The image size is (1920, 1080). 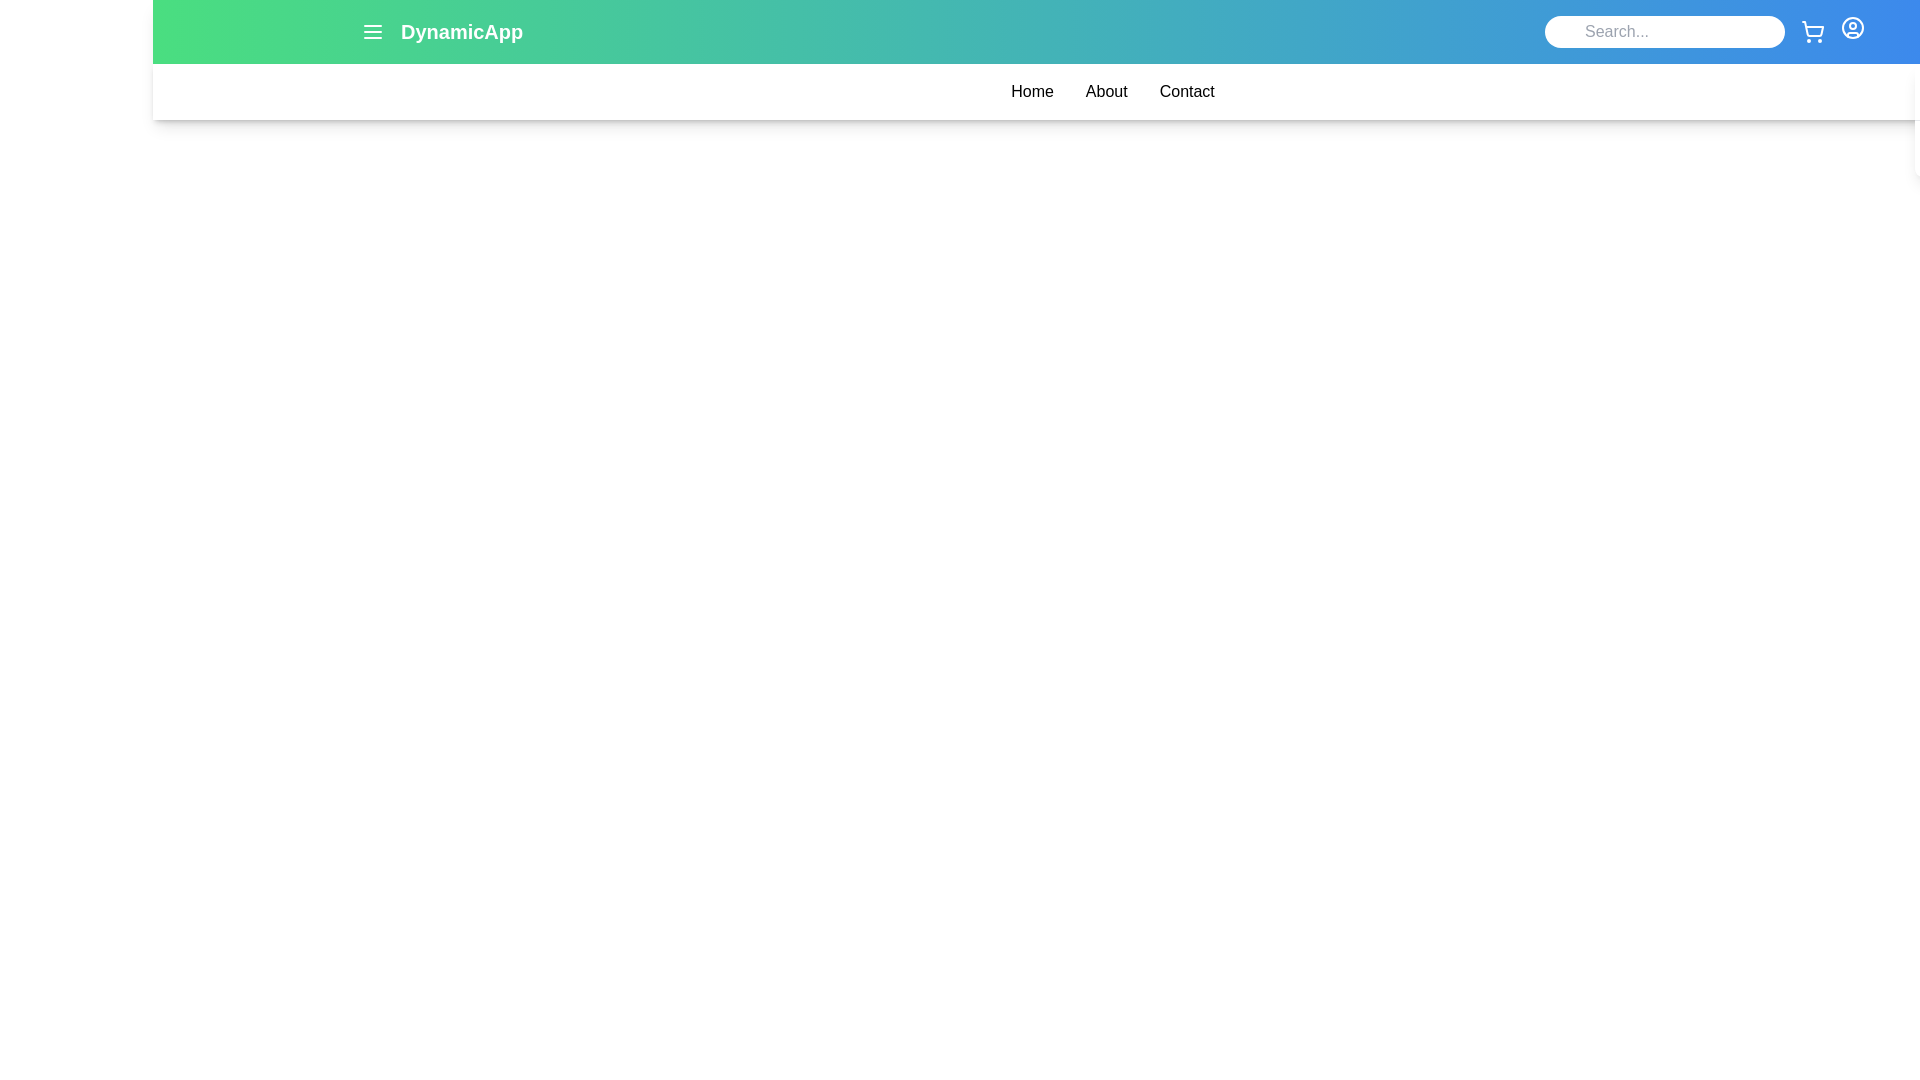 I want to click on the 'About' link in the menu bar, so click(x=1104, y=92).